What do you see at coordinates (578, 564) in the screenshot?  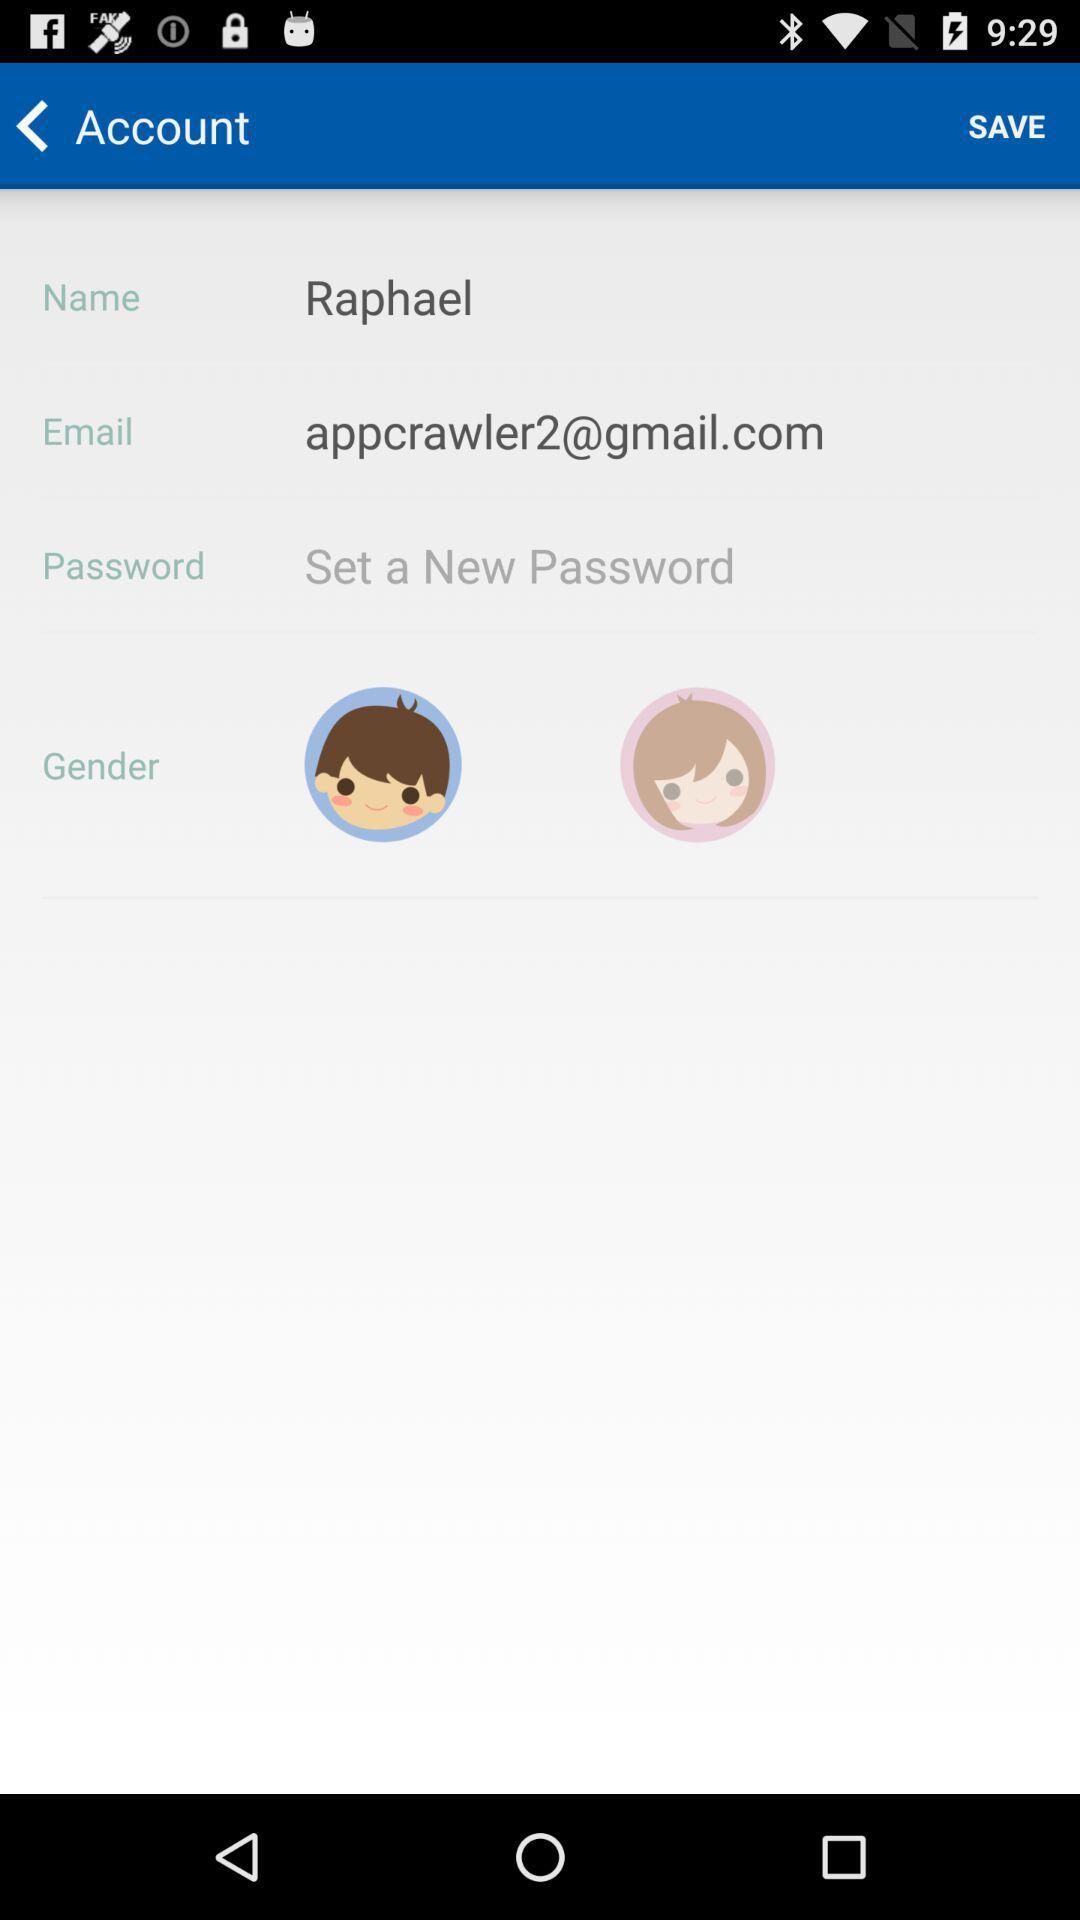 I see `new password` at bounding box center [578, 564].